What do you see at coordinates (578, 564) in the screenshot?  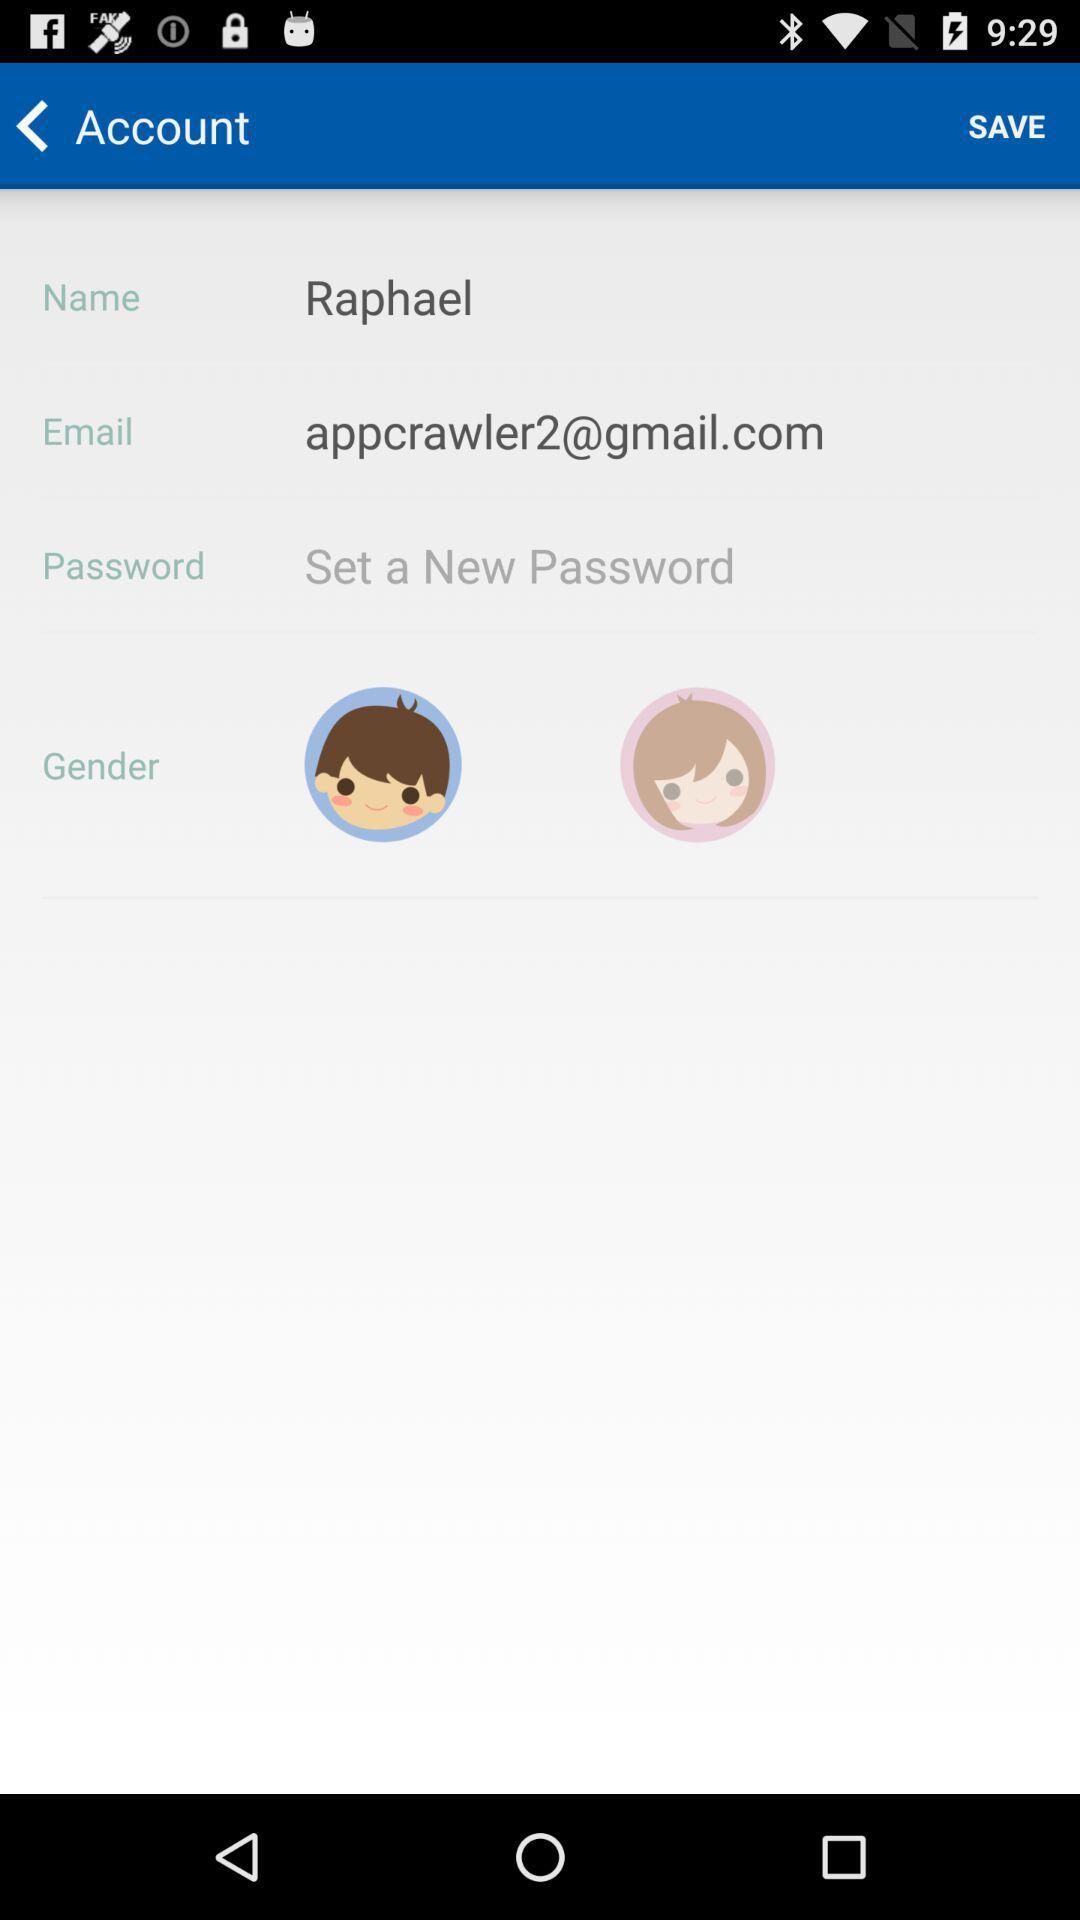 I see `new password` at bounding box center [578, 564].